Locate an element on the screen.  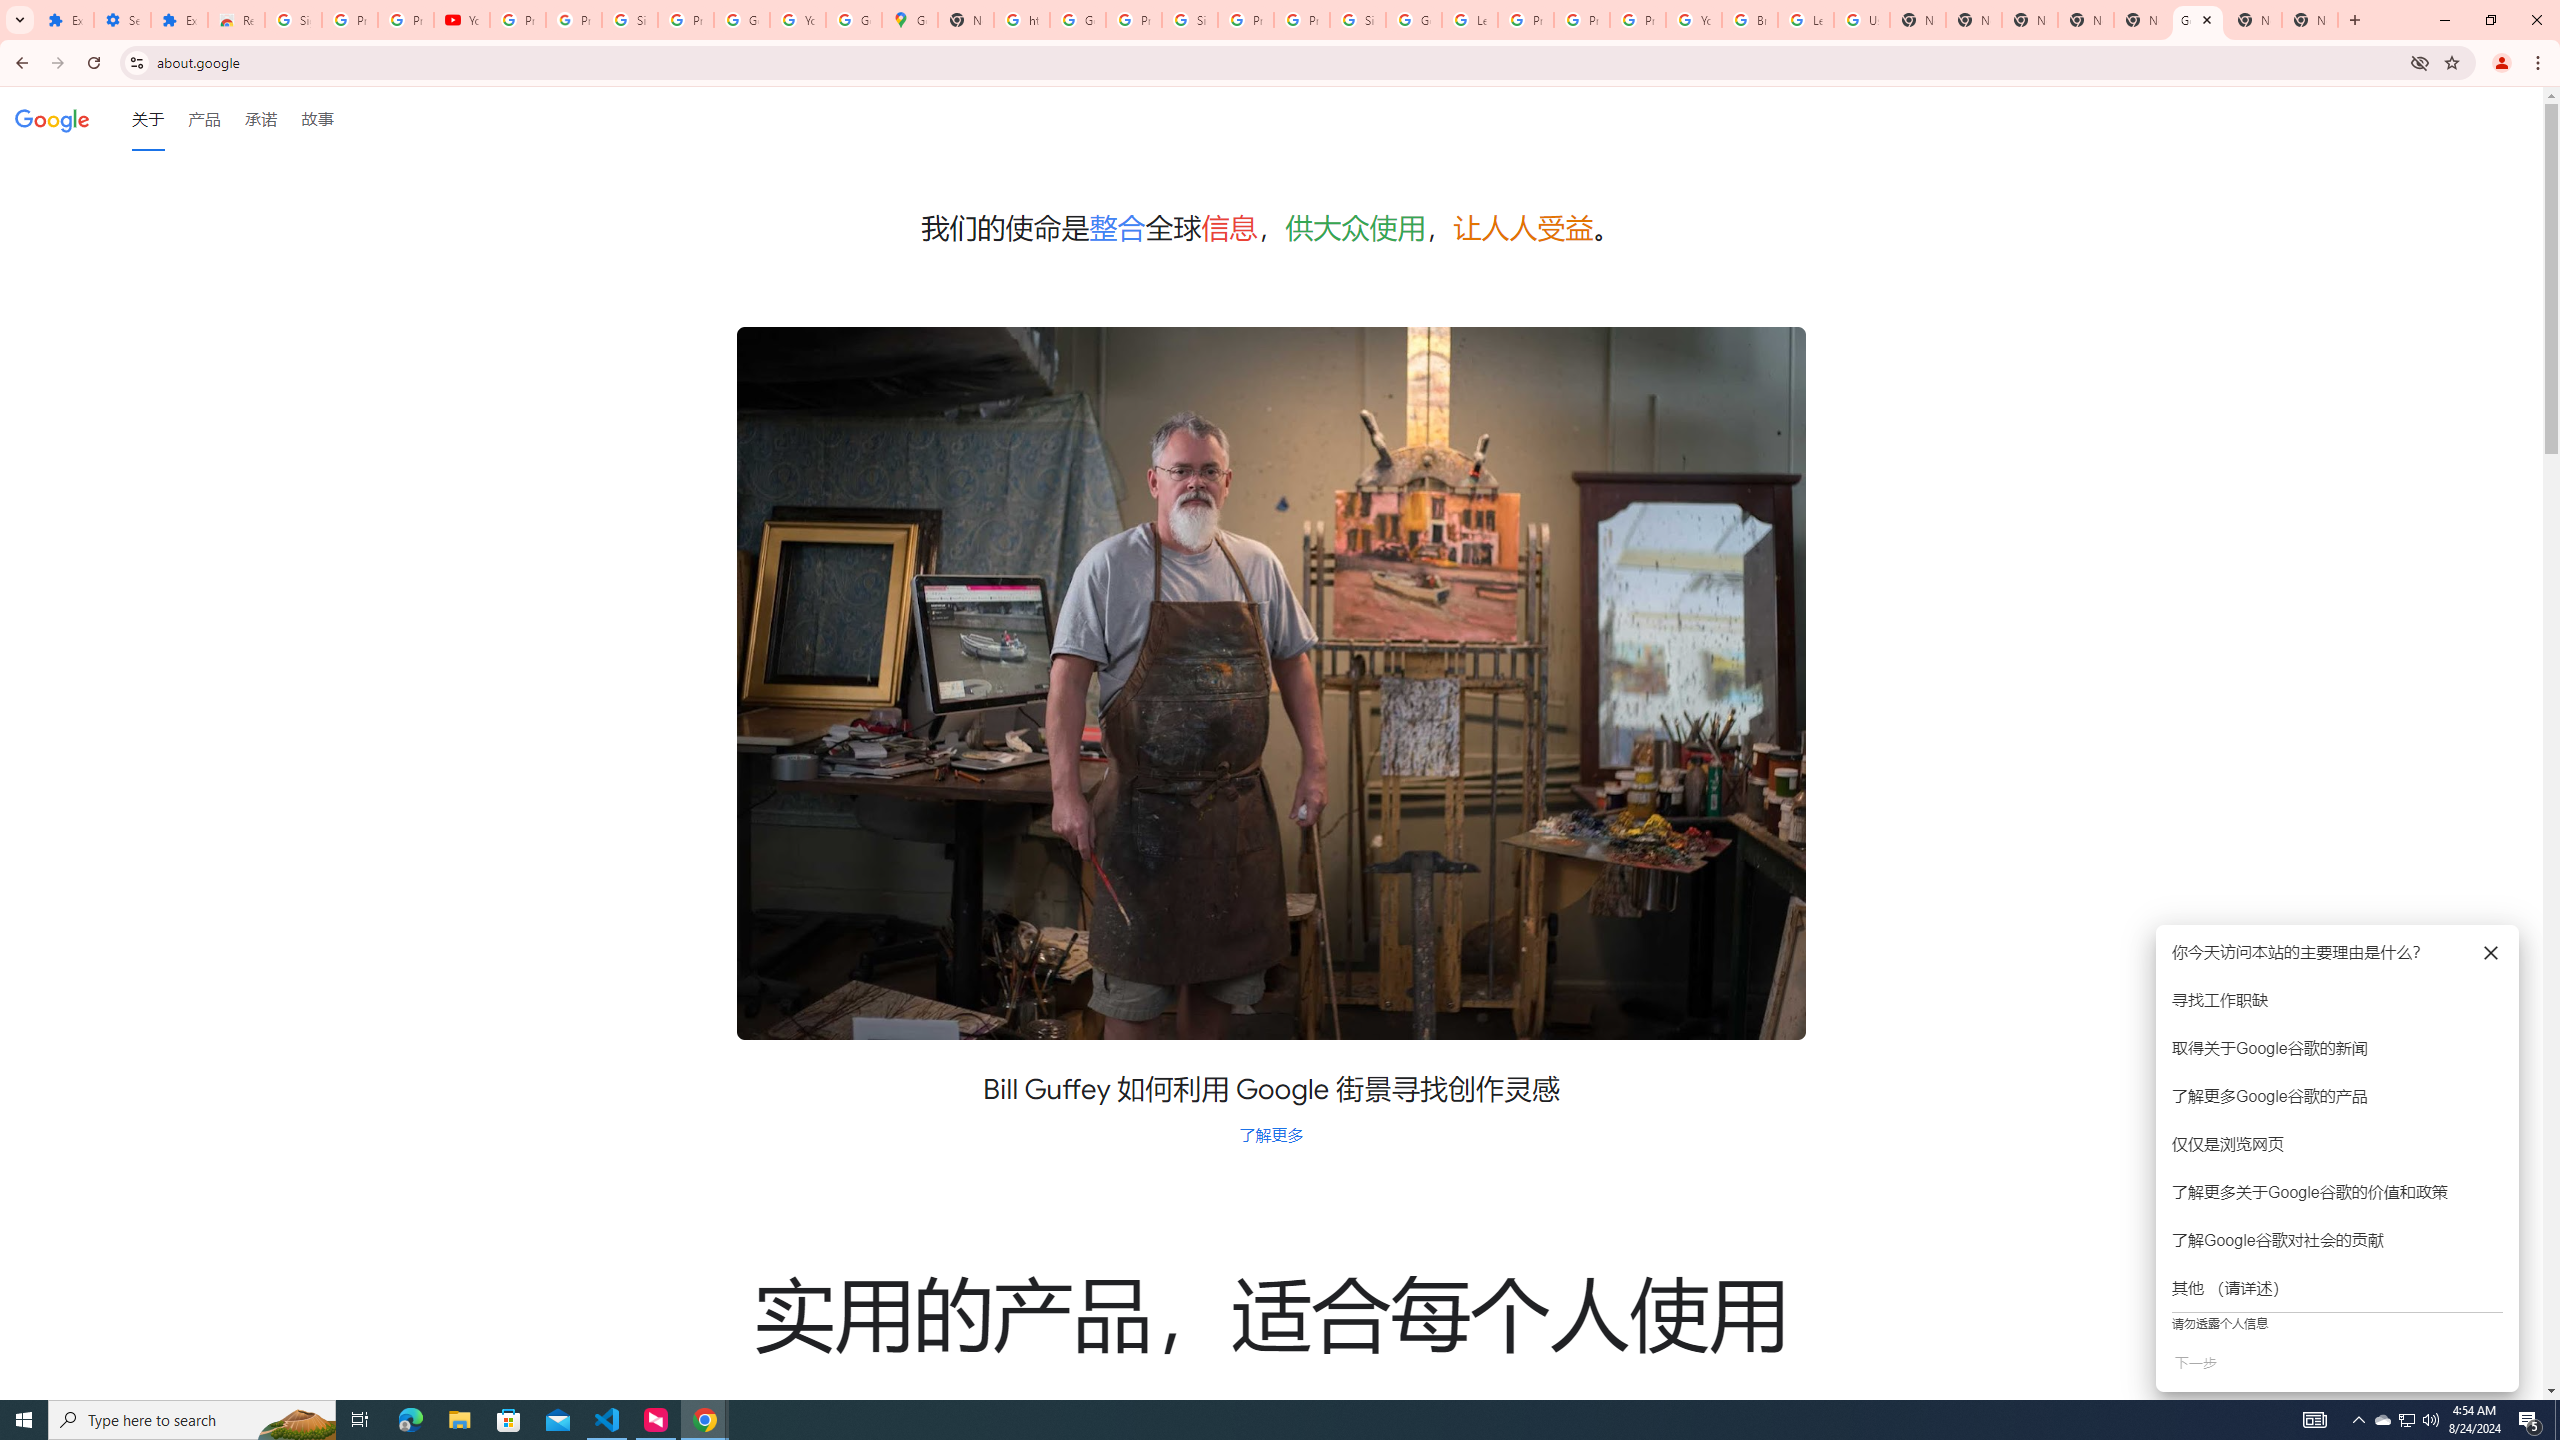
'Extensions' is located at coordinates (65, 19).